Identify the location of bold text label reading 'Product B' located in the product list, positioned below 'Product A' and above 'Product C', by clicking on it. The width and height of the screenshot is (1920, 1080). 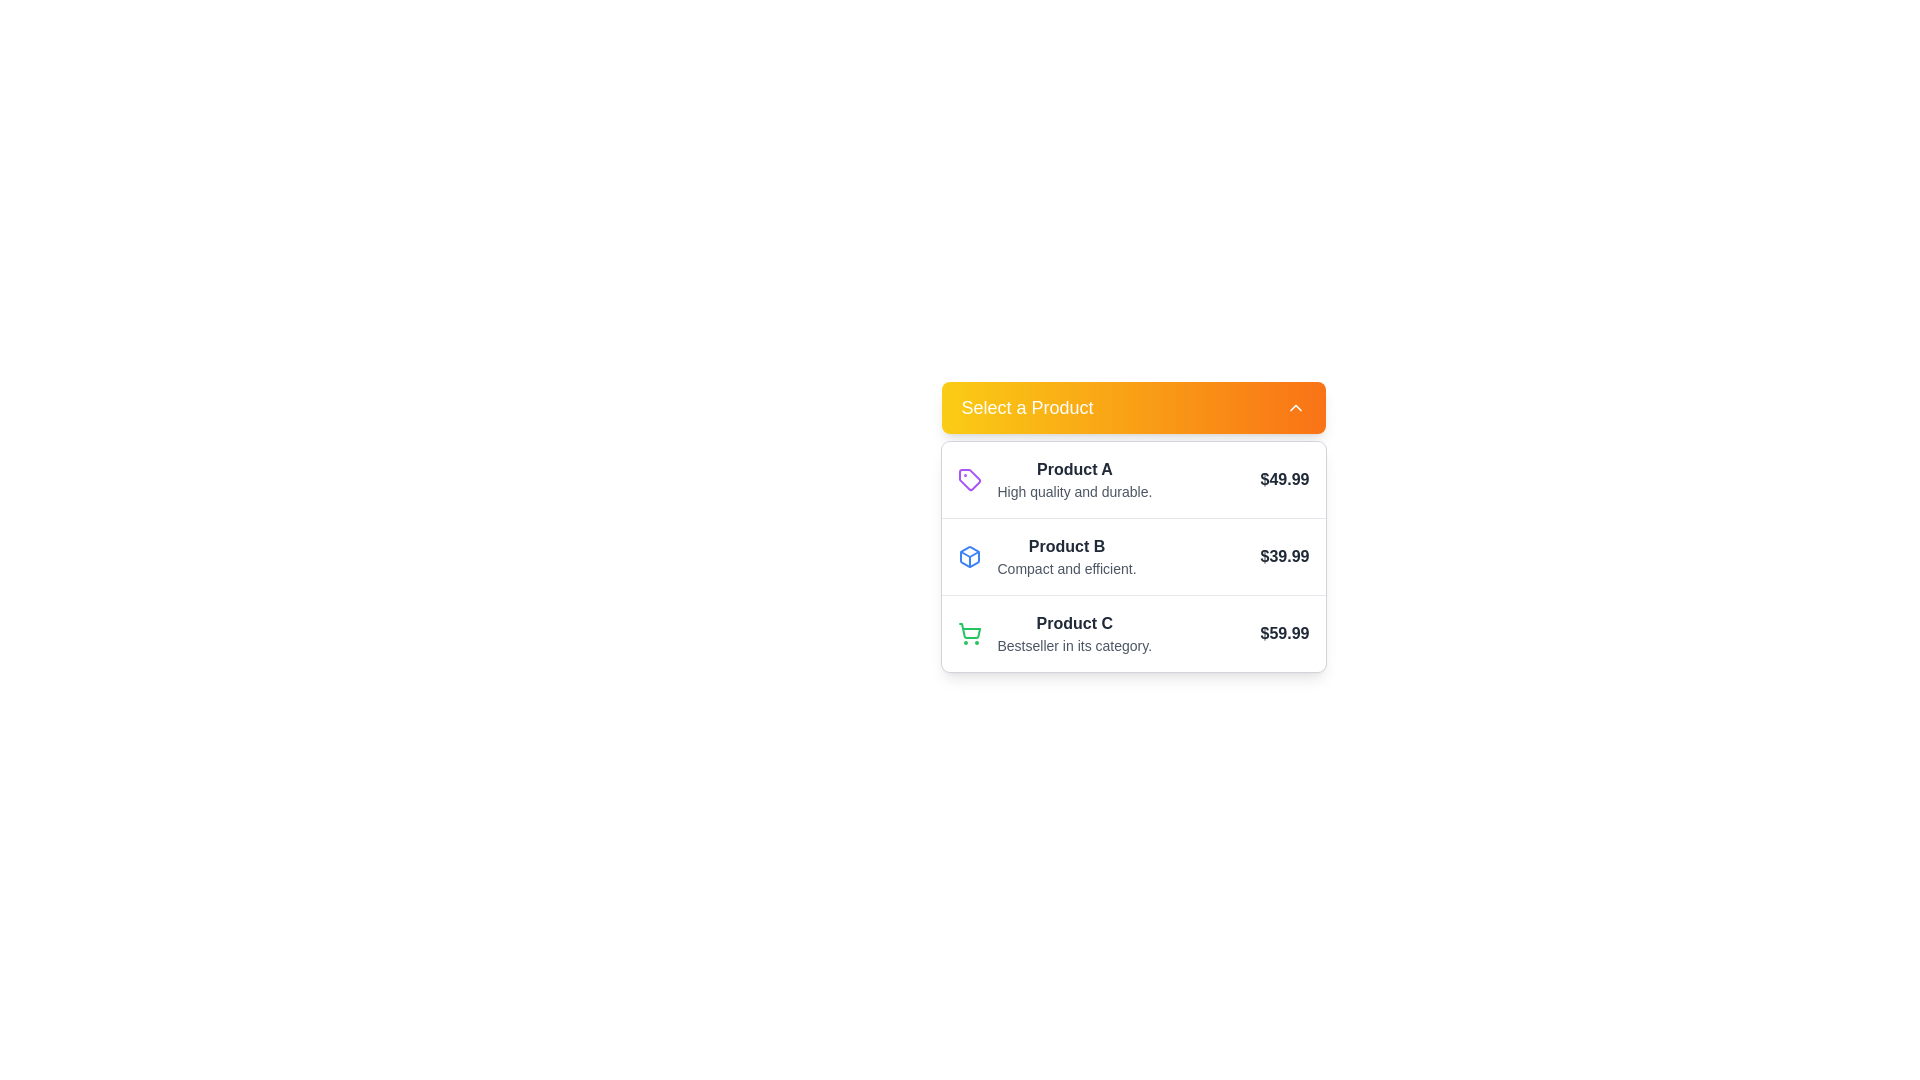
(1065, 547).